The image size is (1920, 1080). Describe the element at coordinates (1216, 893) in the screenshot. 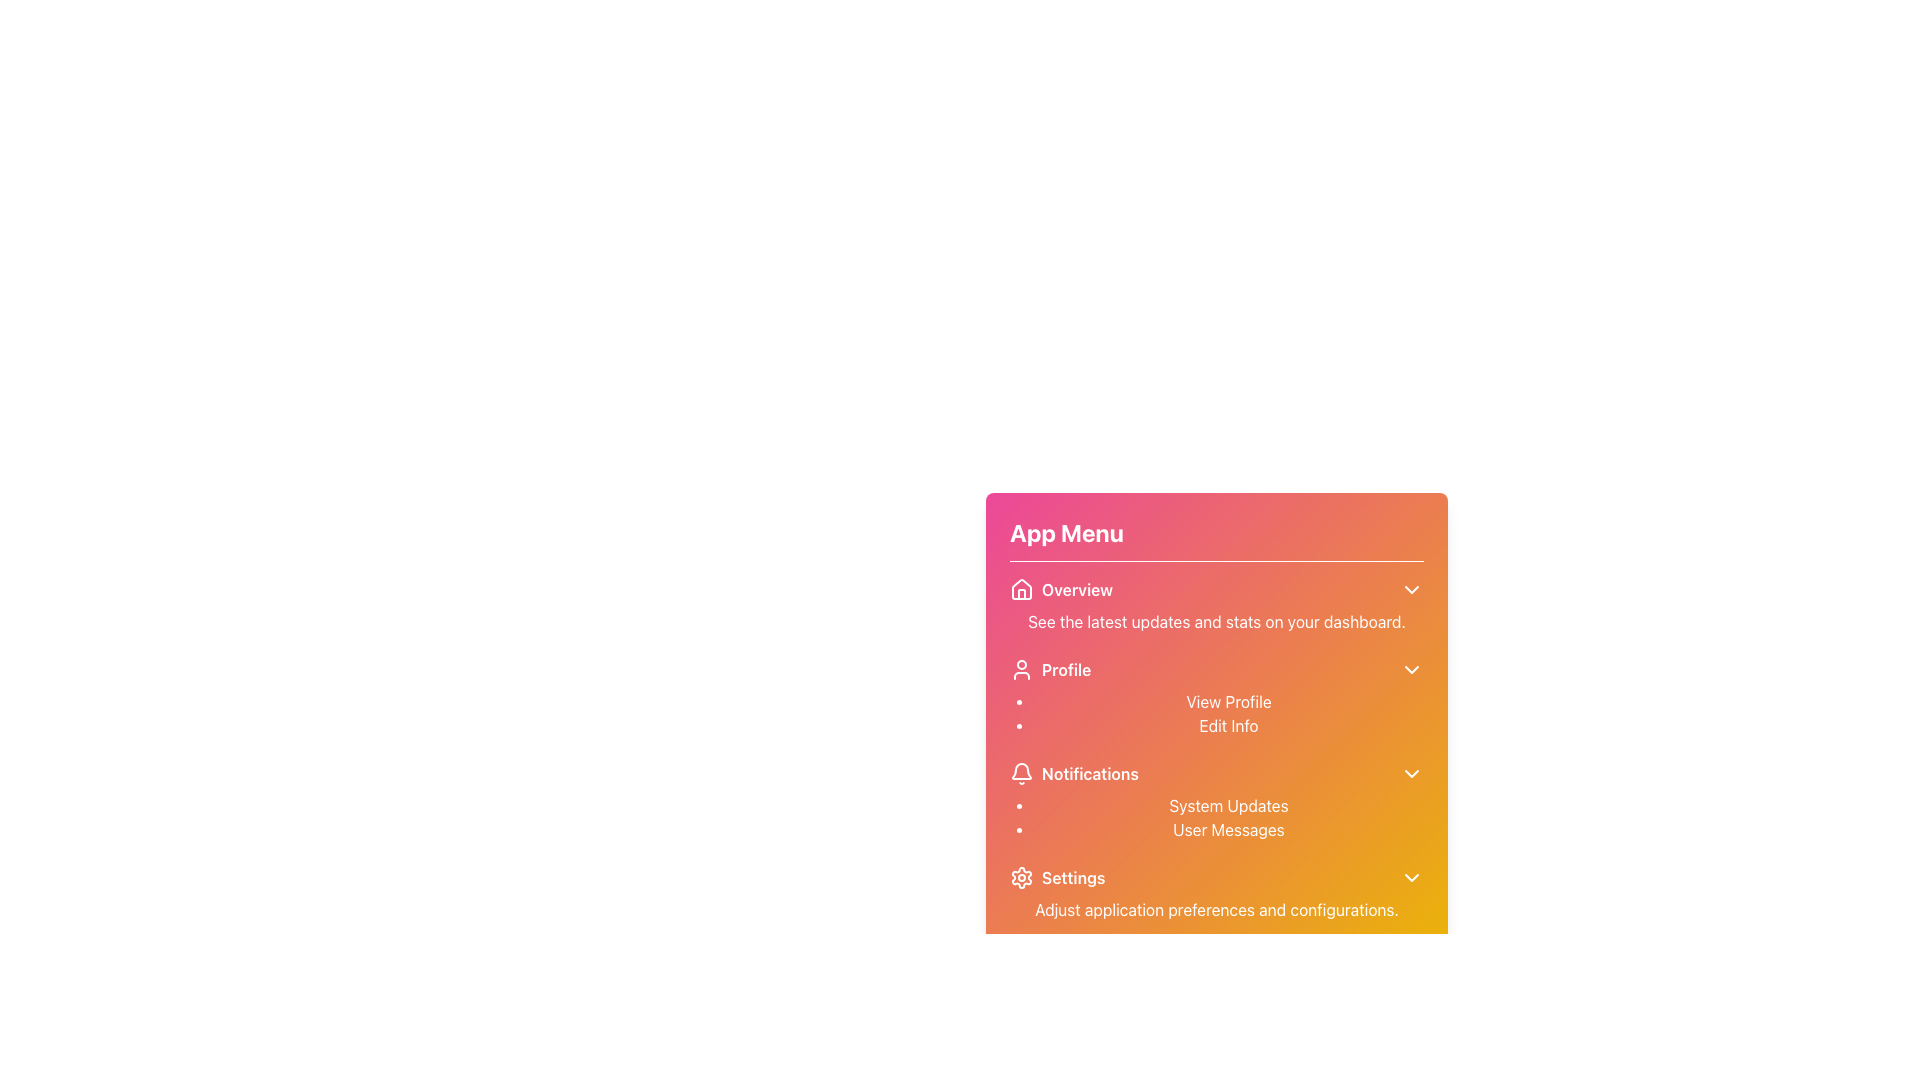

I see `the menu option at the bottom of the 'App Menu'` at that location.